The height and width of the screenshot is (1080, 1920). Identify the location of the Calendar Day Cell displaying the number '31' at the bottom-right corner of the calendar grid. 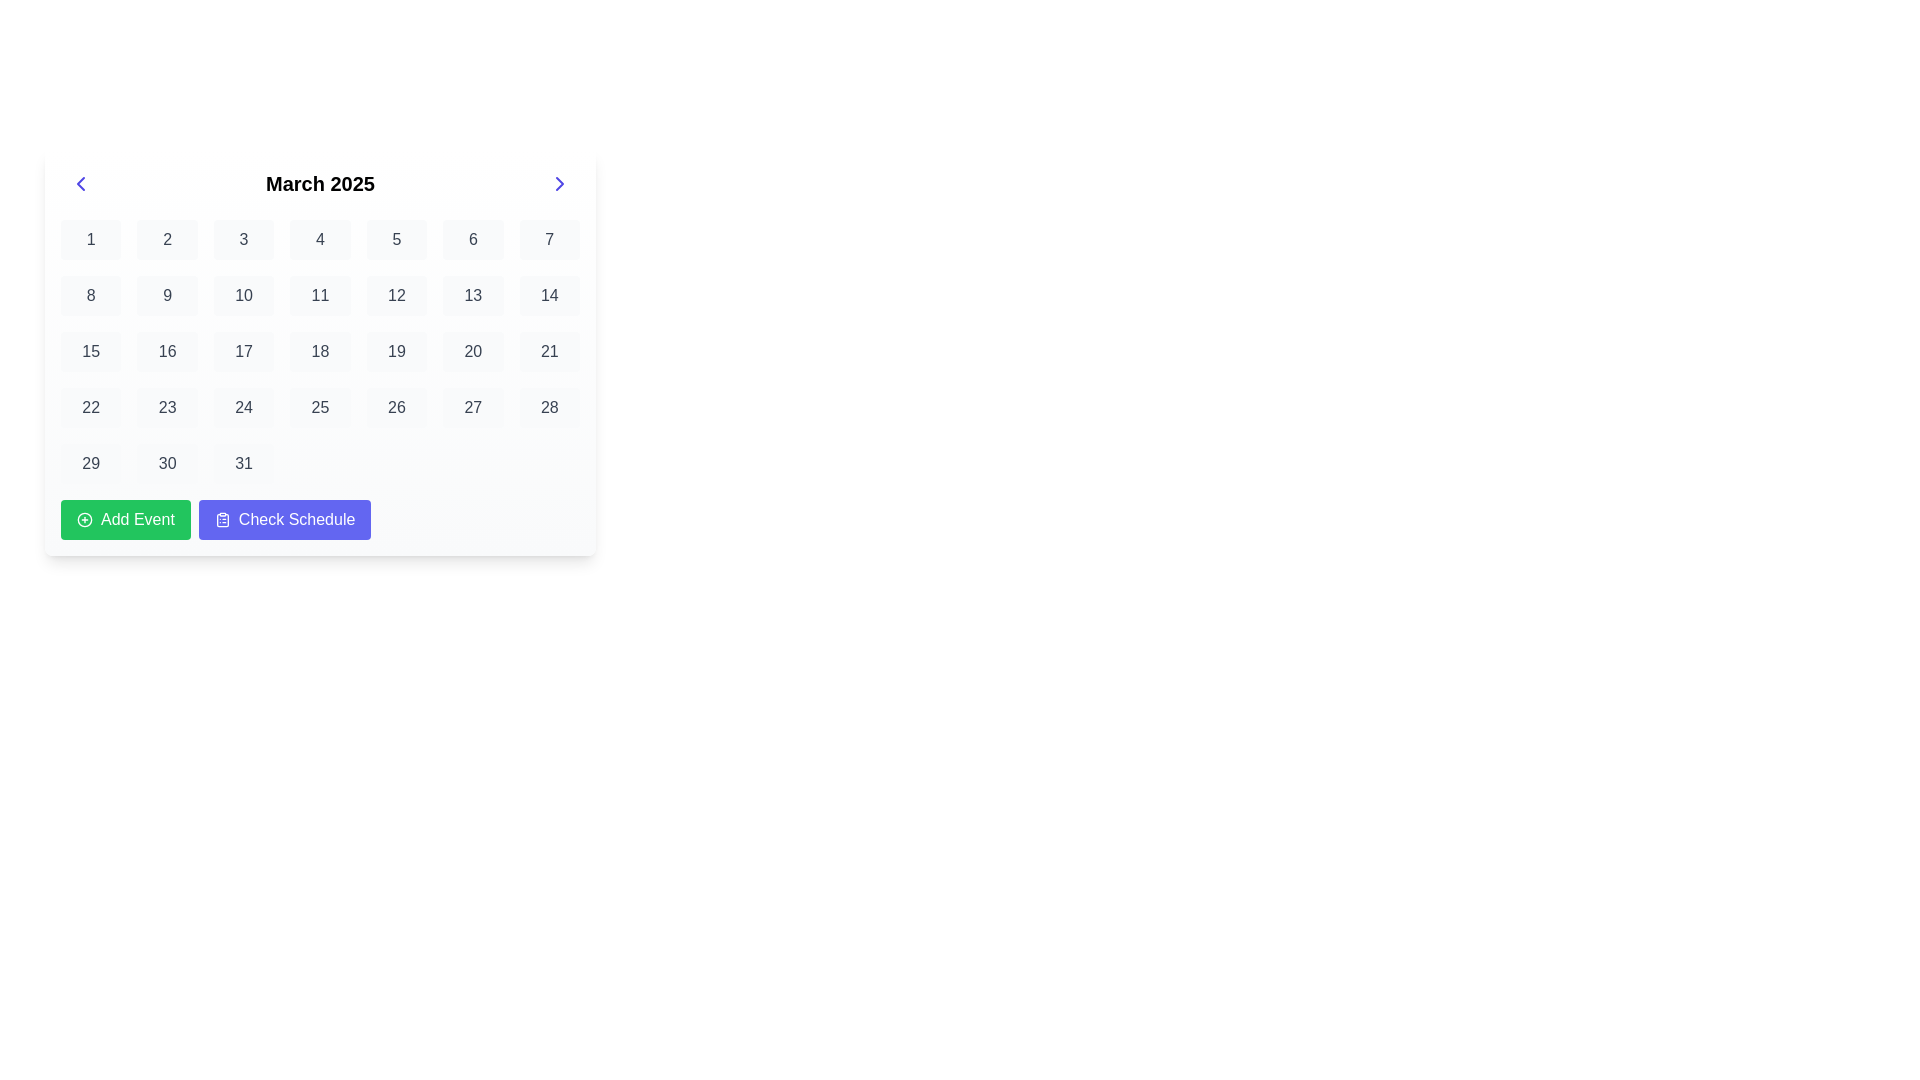
(243, 463).